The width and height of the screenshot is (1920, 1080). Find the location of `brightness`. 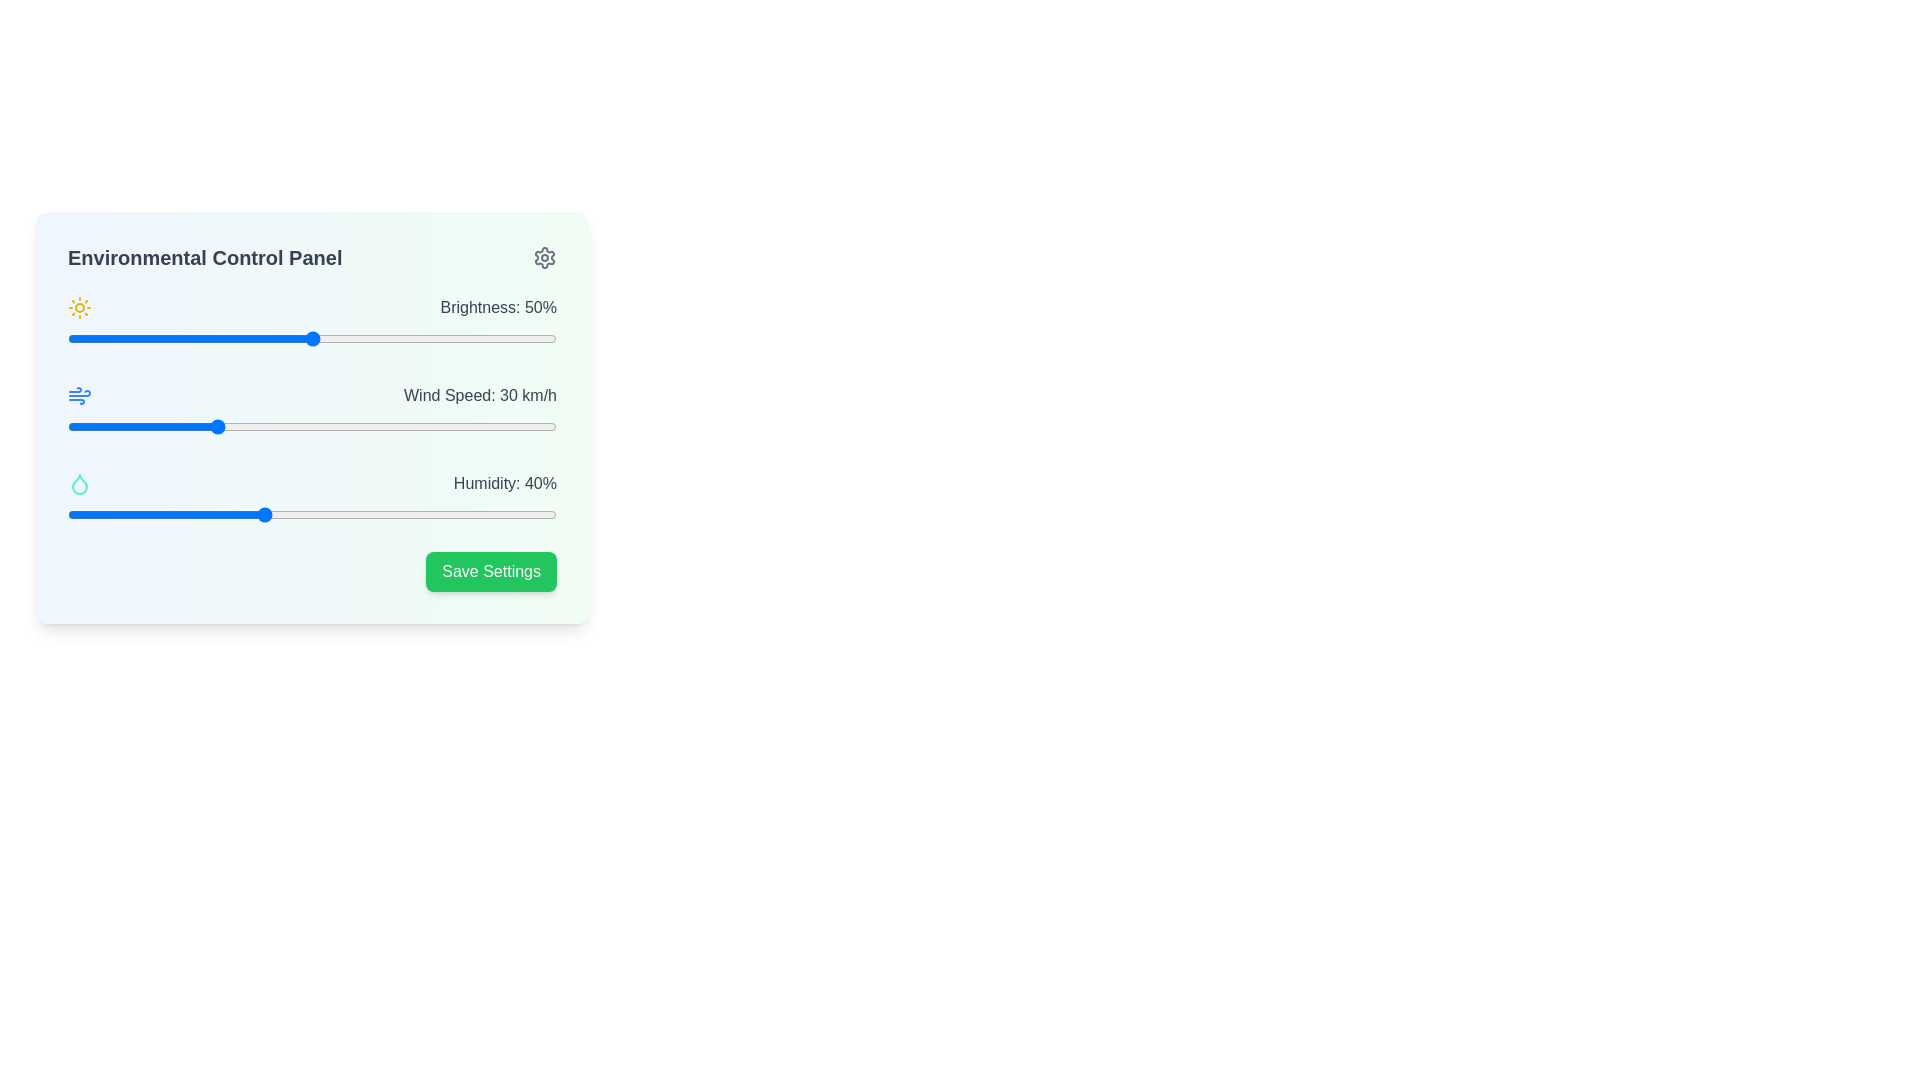

brightness is located at coordinates (346, 338).